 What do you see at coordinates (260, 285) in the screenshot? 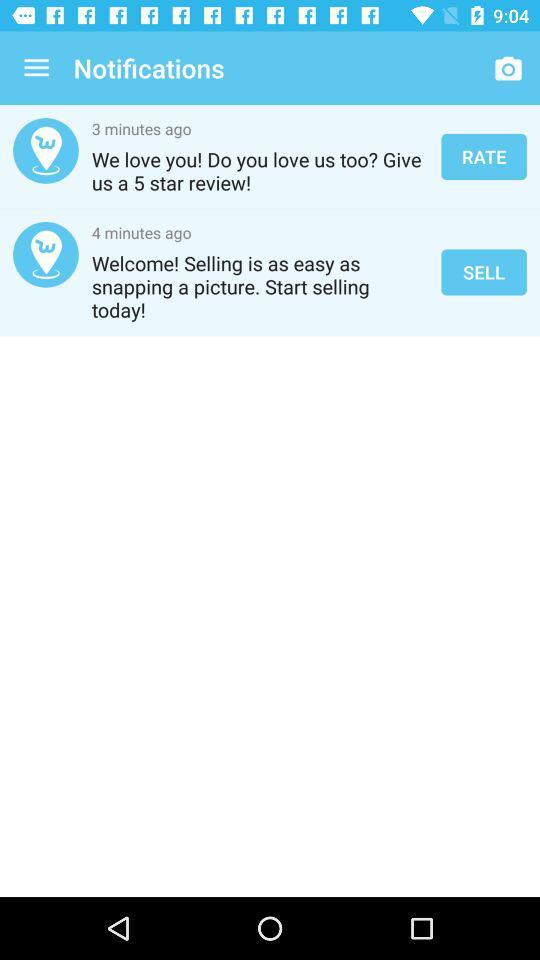
I see `the item to the left of the sell item` at bounding box center [260, 285].